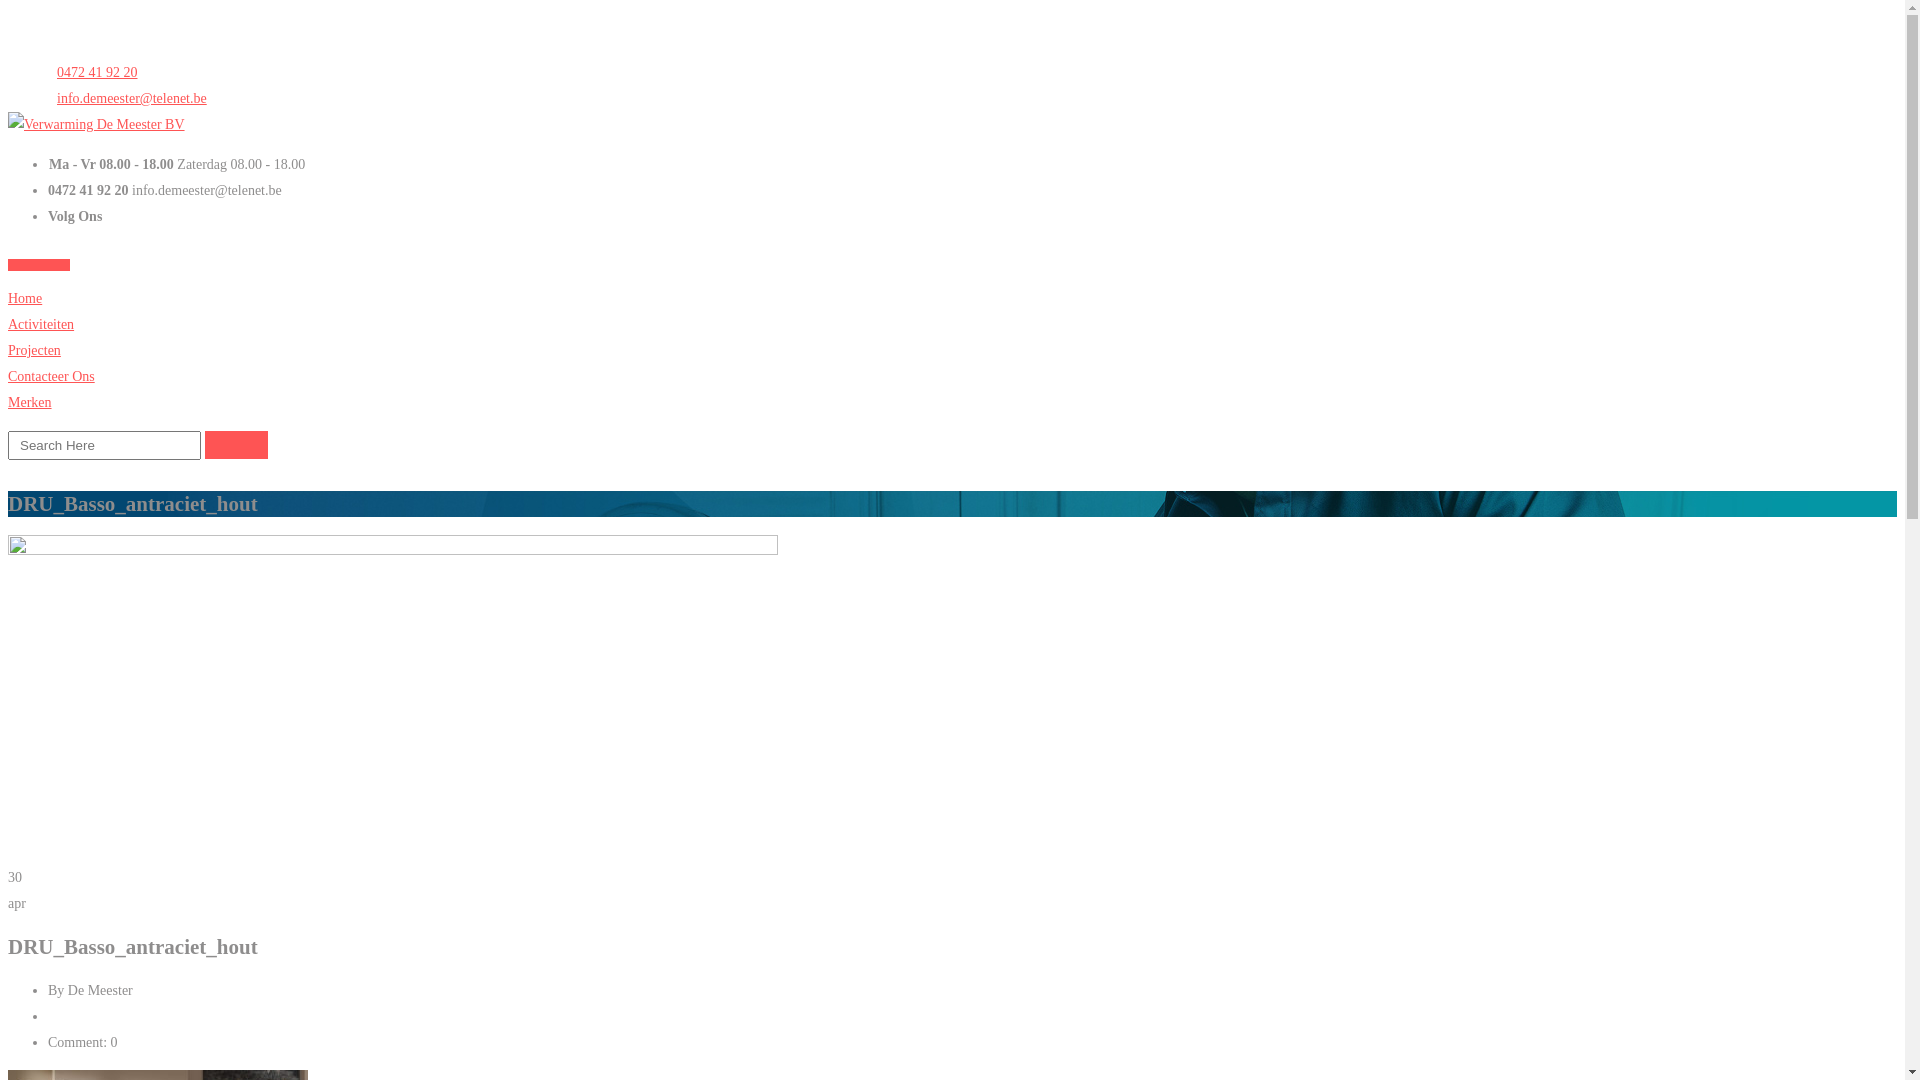 The height and width of the screenshot is (1080, 1920). I want to click on '0472 41 92 20', so click(91, 71).